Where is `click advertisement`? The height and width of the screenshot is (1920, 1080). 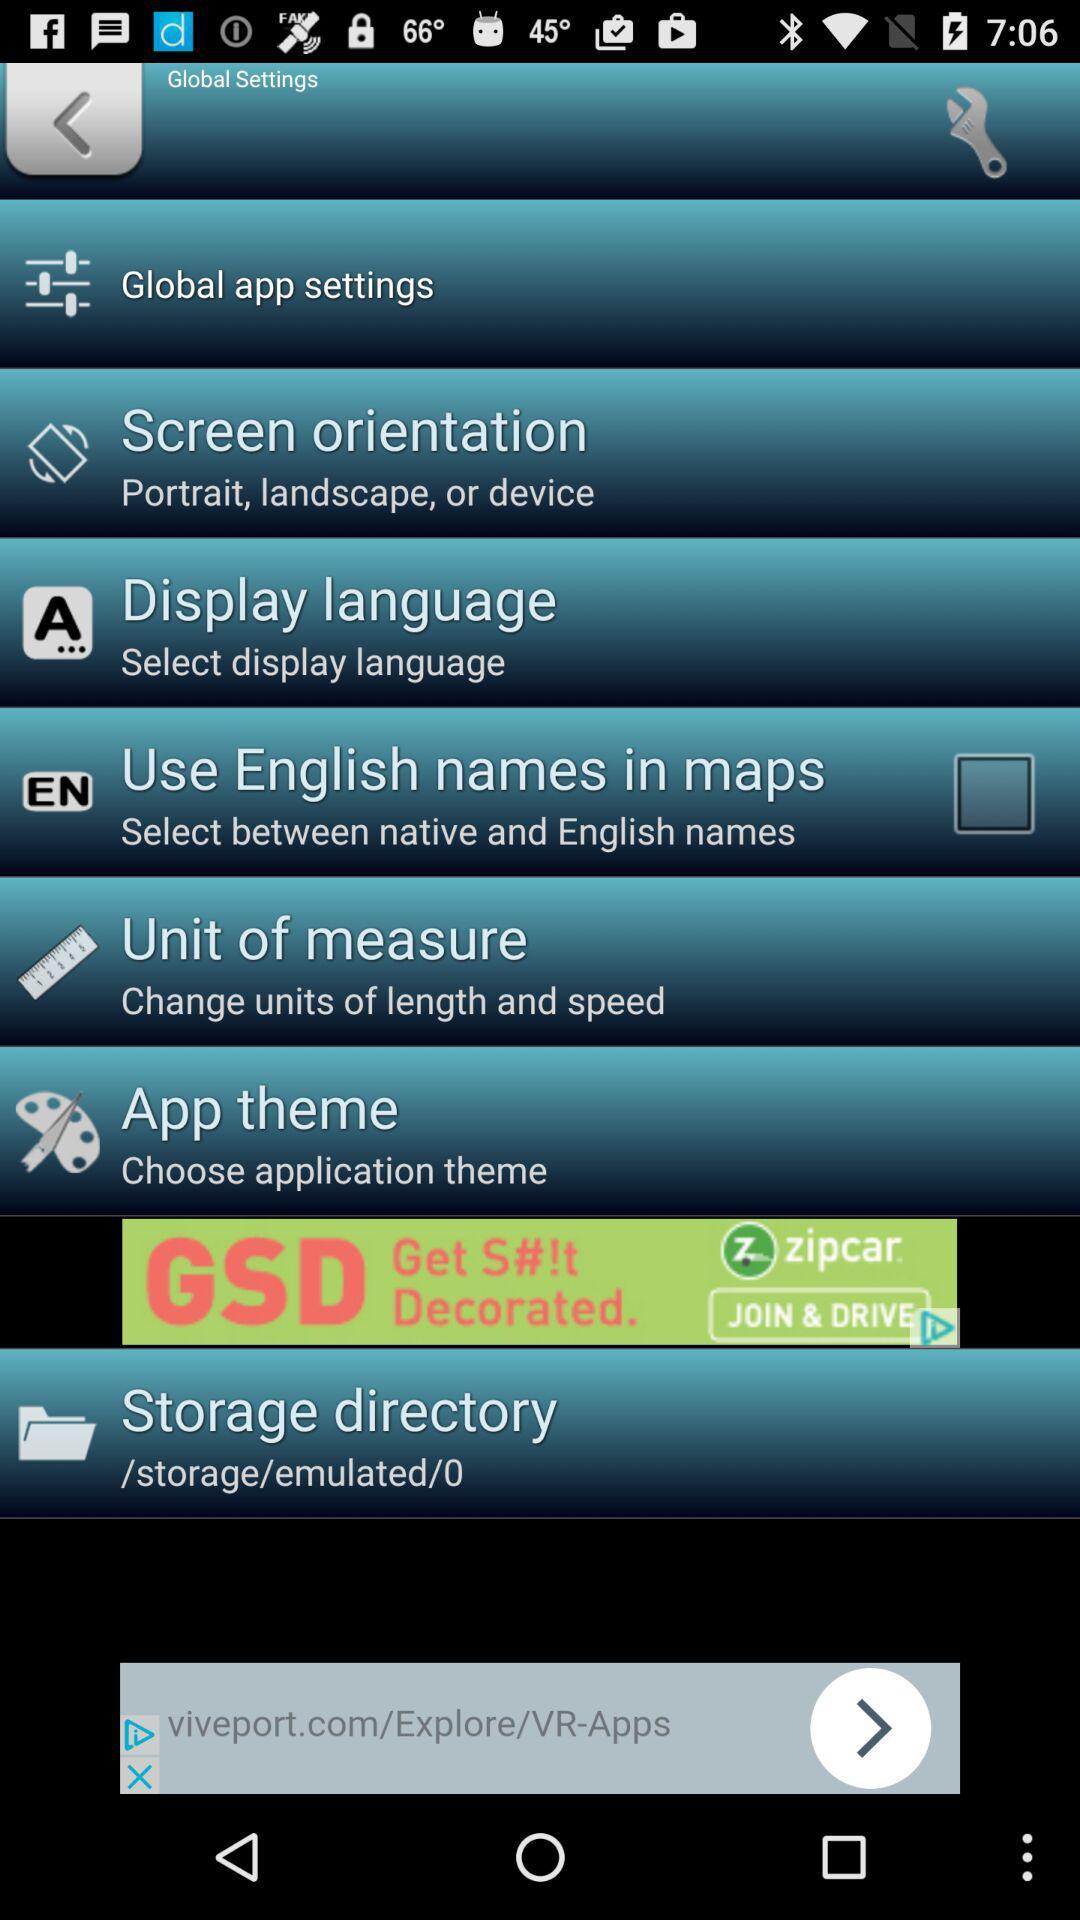 click advertisement is located at coordinates (540, 1282).